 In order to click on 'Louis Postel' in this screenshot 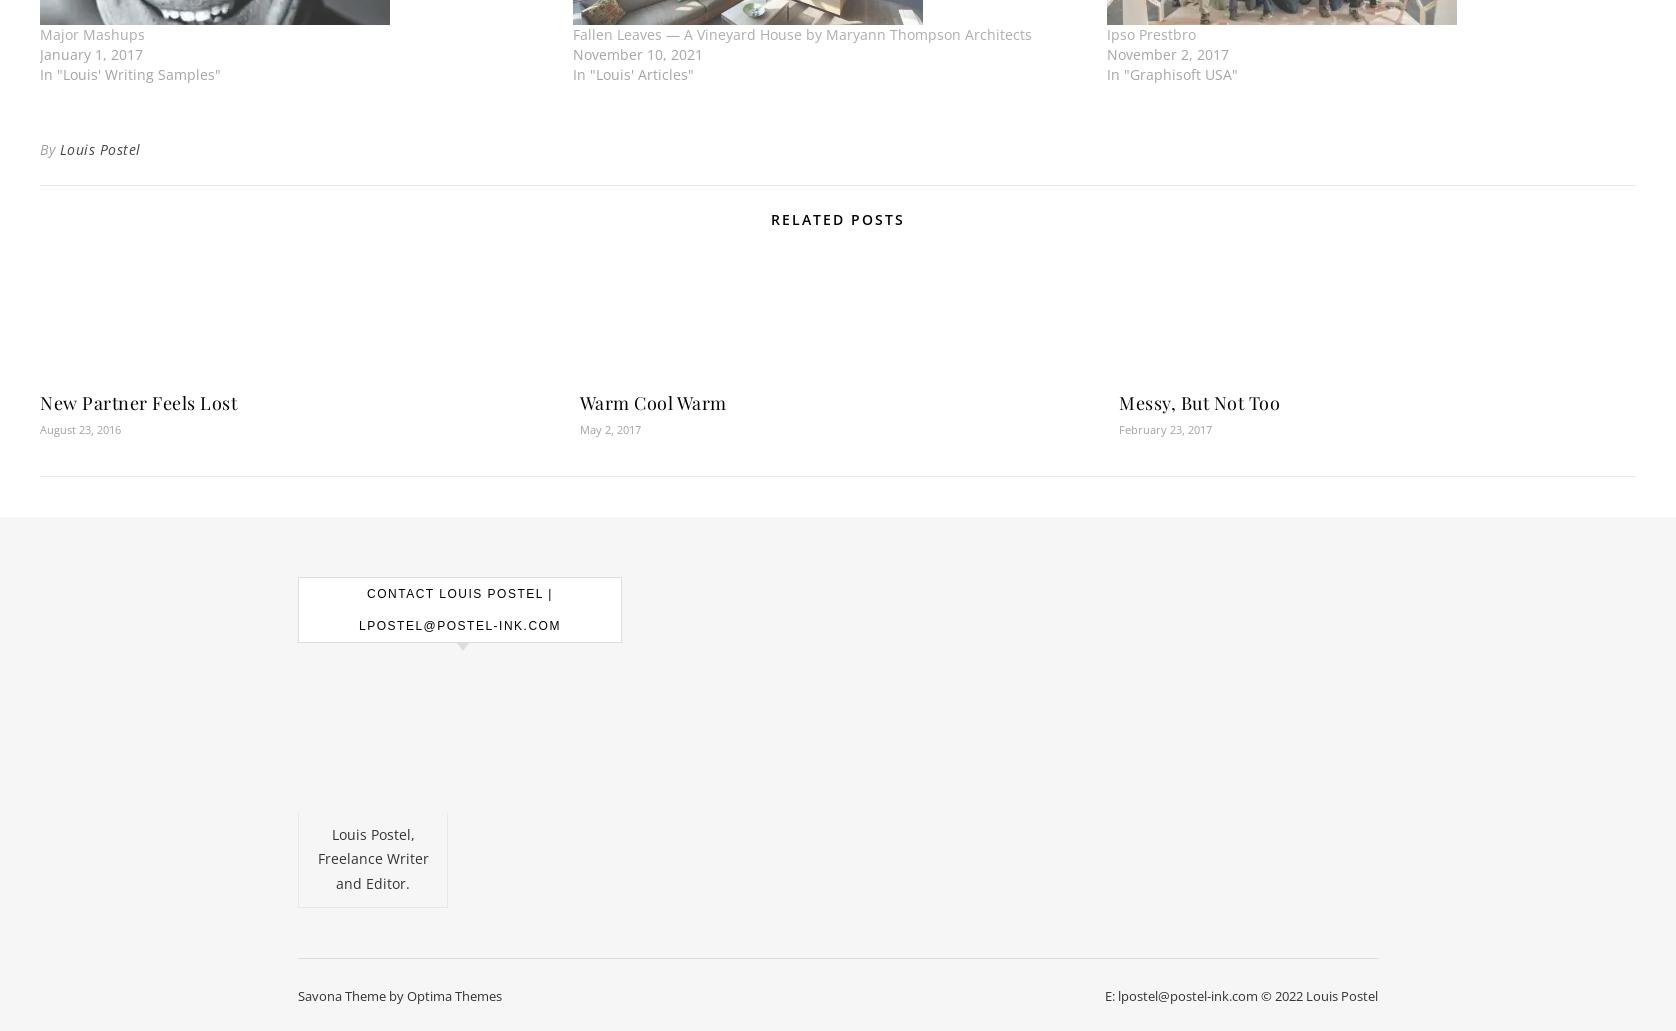, I will do `click(99, 148)`.